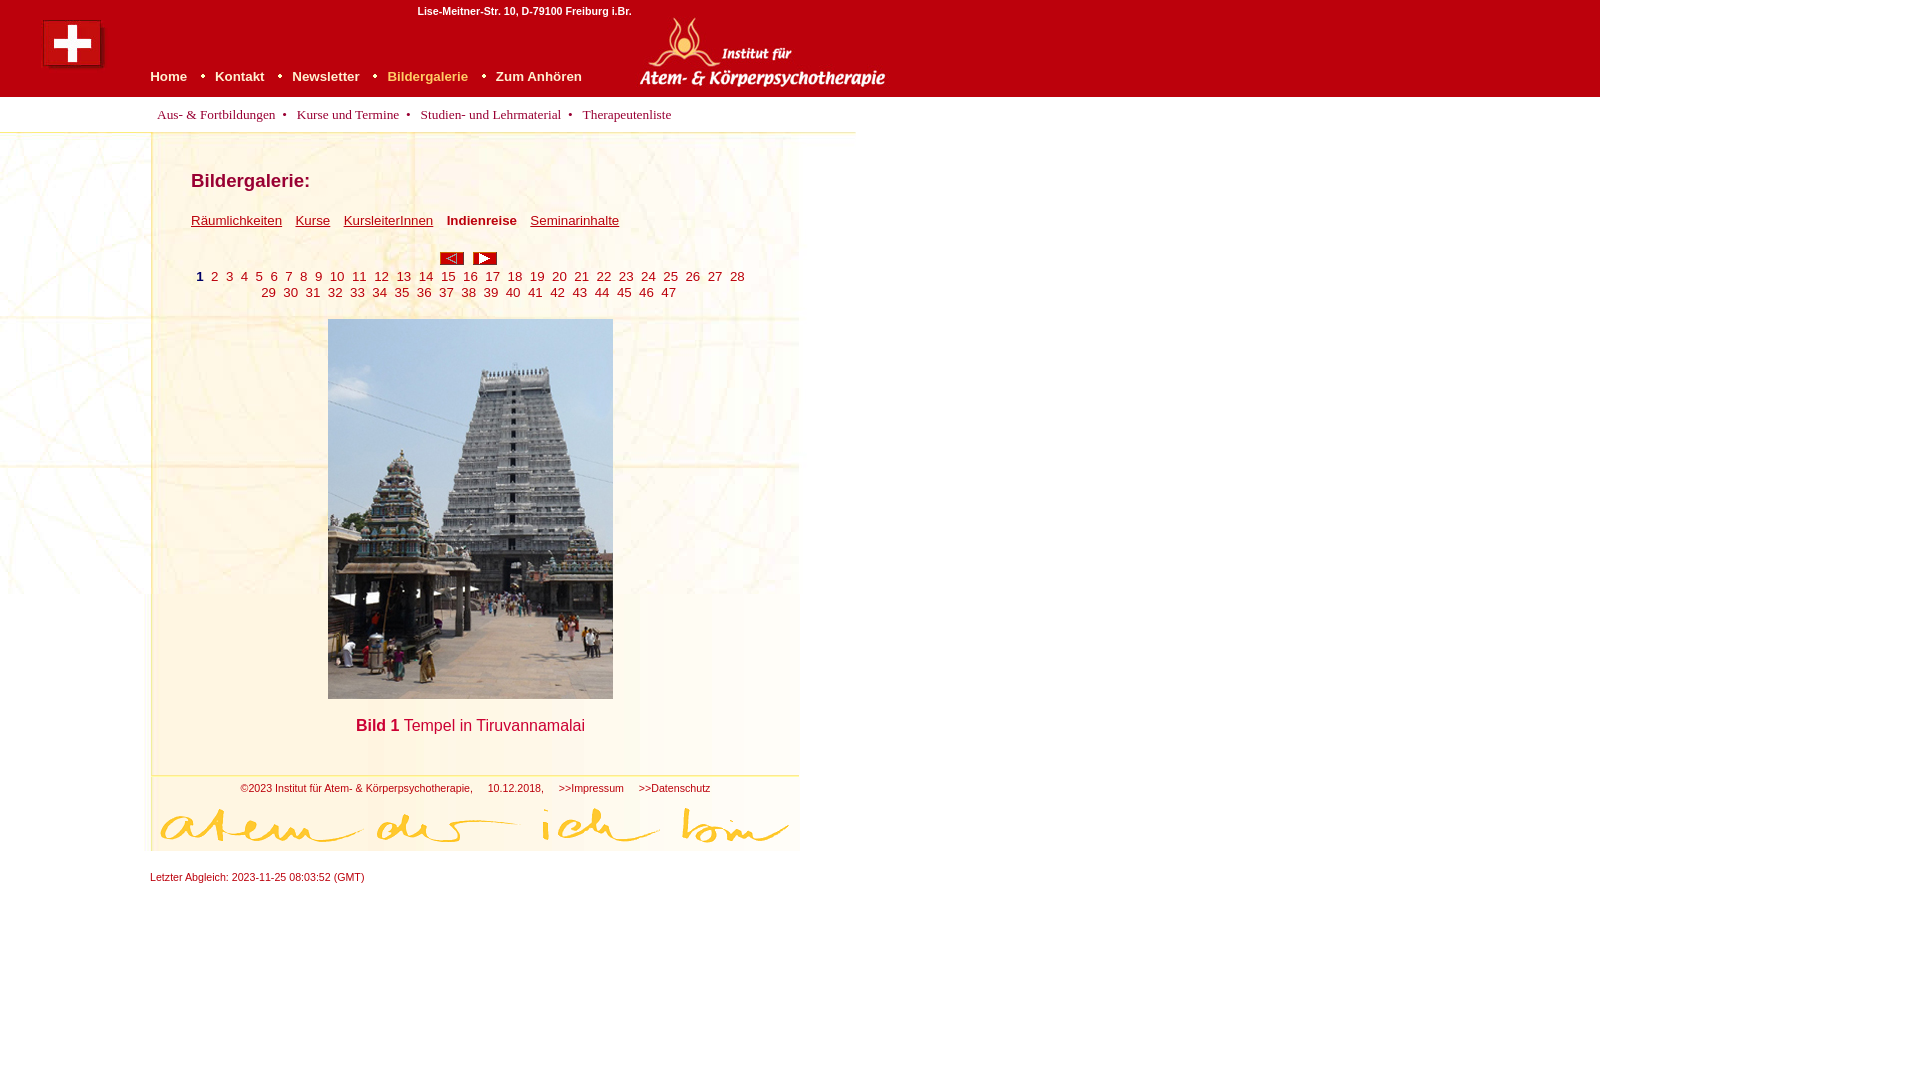 Image resolution: width=1920 pixels, height=1080 pixels. Describe the element at coordinates (302, 276) in the screenshot. I see `'8'` at that location.